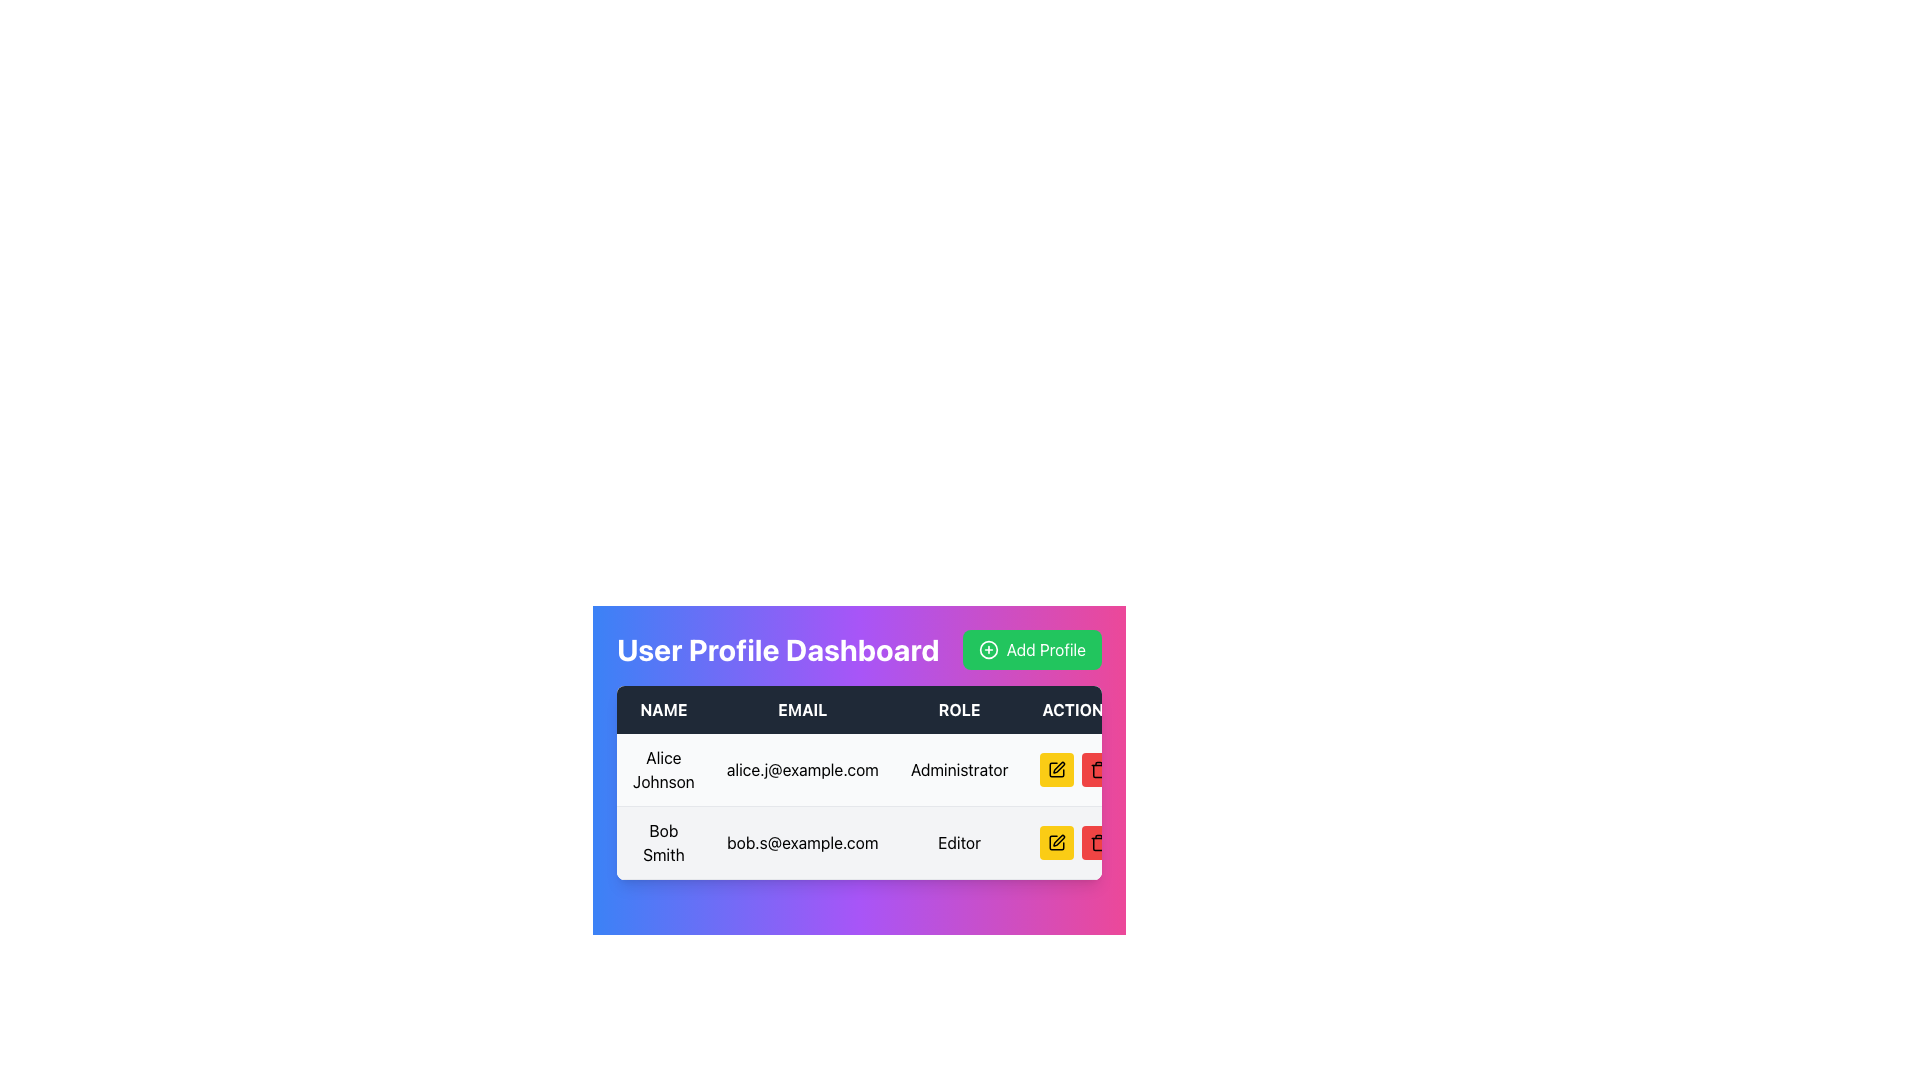 The height and width of the screenshot is (1080, 1920). I want to click on the edit icon in the ACTION column of the user profile dashboard for user 'Bob Smith' to initiate editing, so click(1058, 840).